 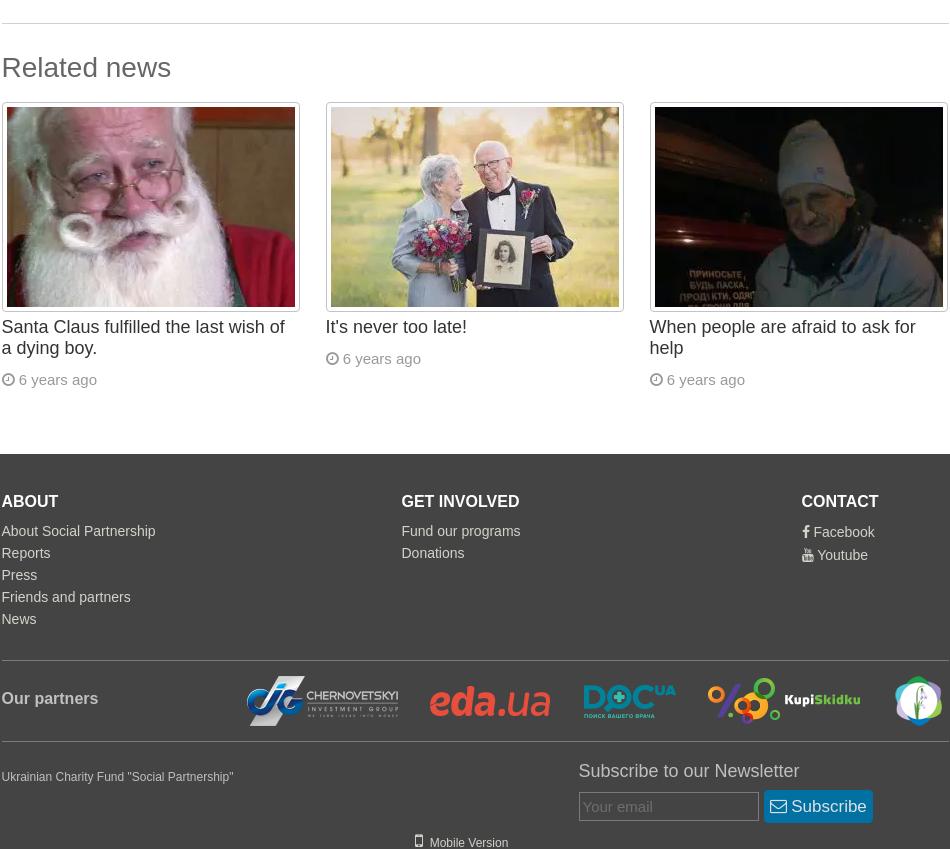 What do you see at coordinates (117, 776) in the screenshot?
I see `'Ukrainian Charity Fund "Social Partnership"'` at bounding box center [117, 776].